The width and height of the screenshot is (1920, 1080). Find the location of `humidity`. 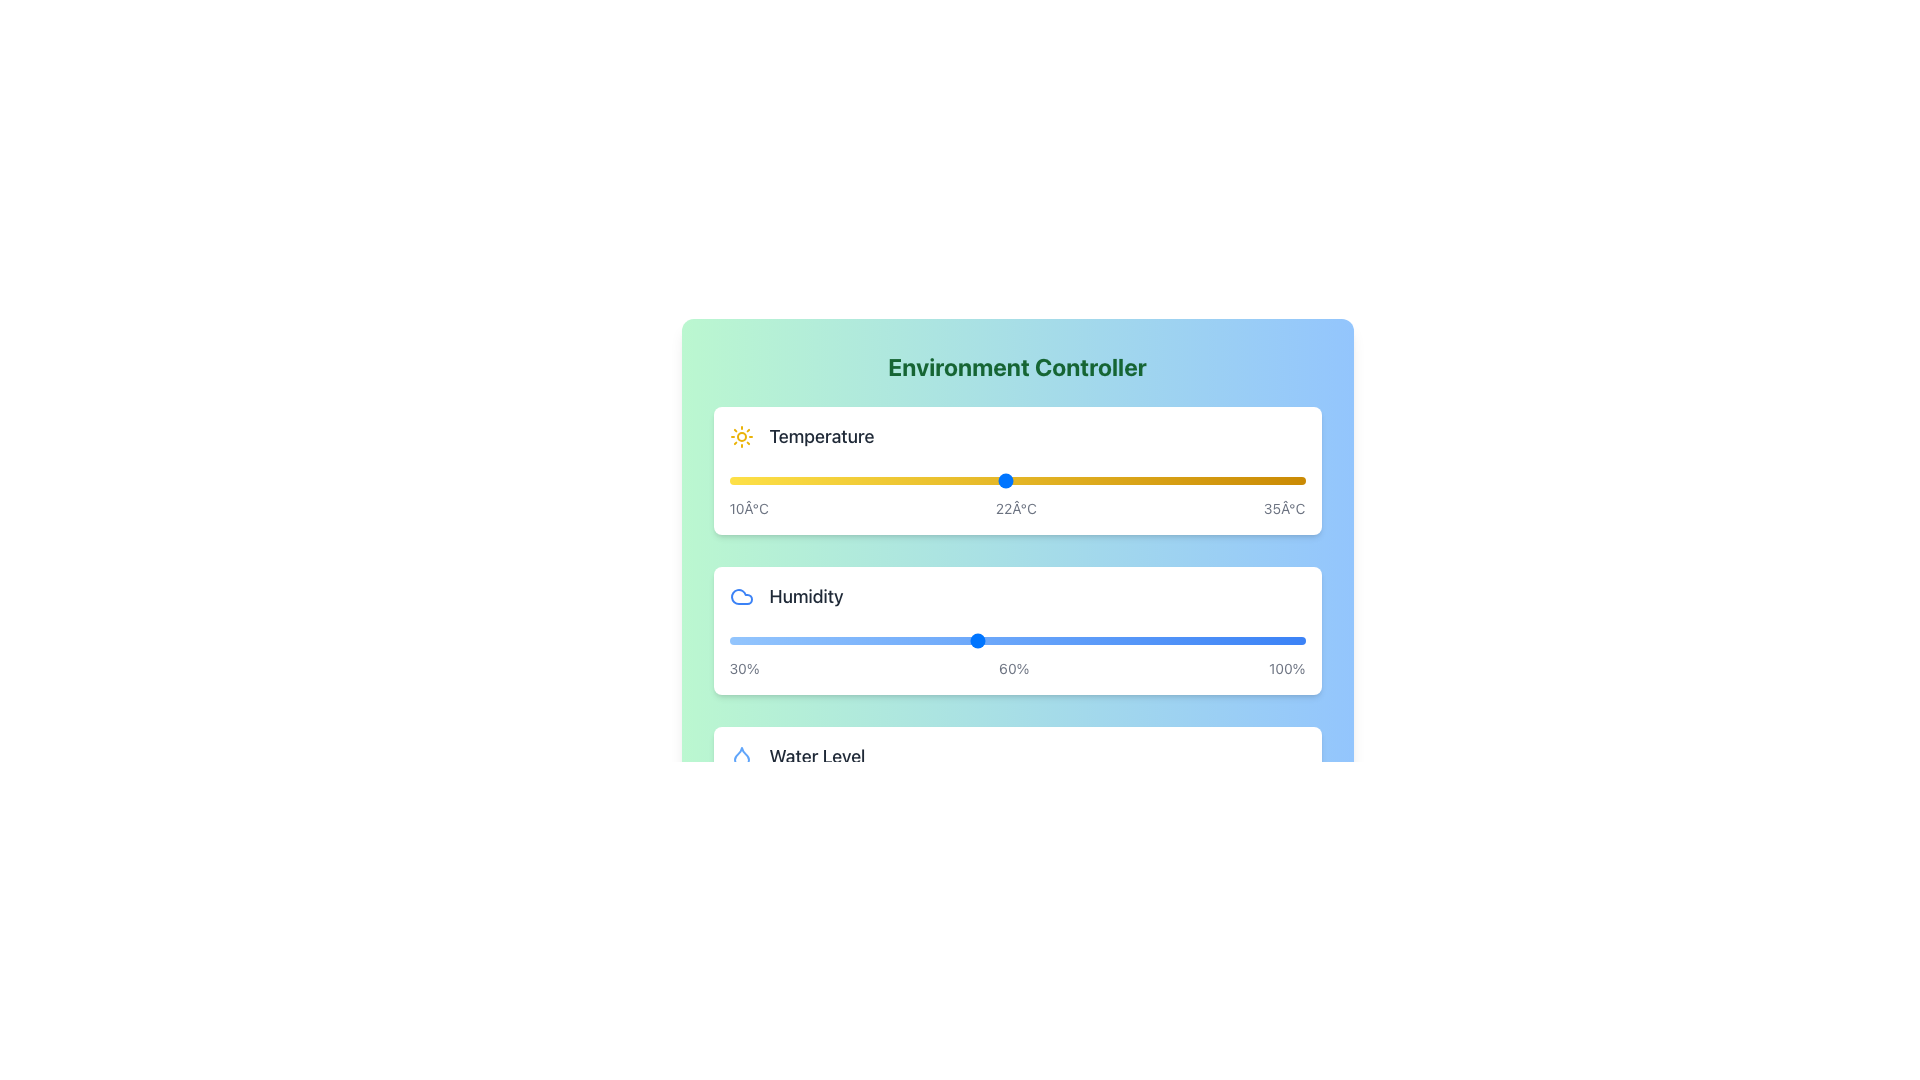

humidity is located at coordinates (976, 640).